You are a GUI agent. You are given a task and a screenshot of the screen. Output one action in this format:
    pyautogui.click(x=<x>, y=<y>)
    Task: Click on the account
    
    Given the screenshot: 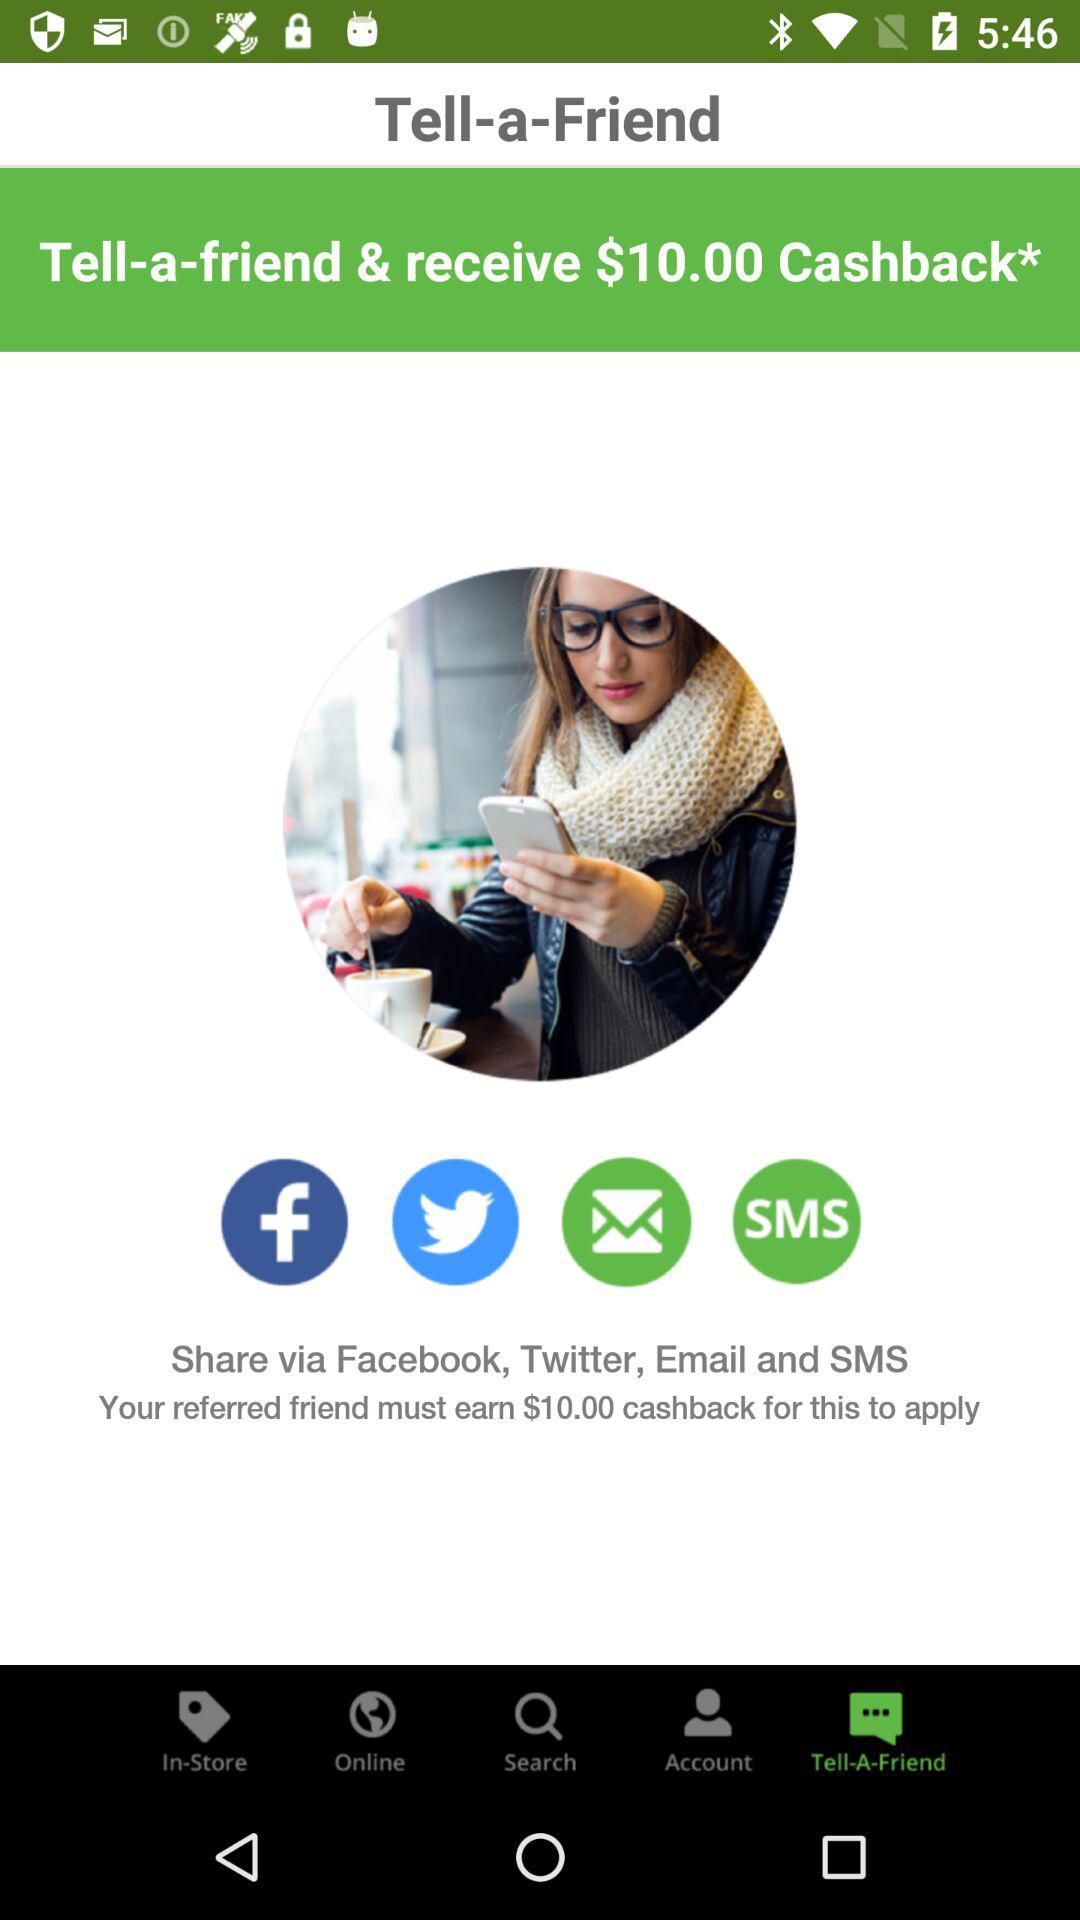 What is the action you would take?
    pyautogui.click(x=707, y=1728)
    